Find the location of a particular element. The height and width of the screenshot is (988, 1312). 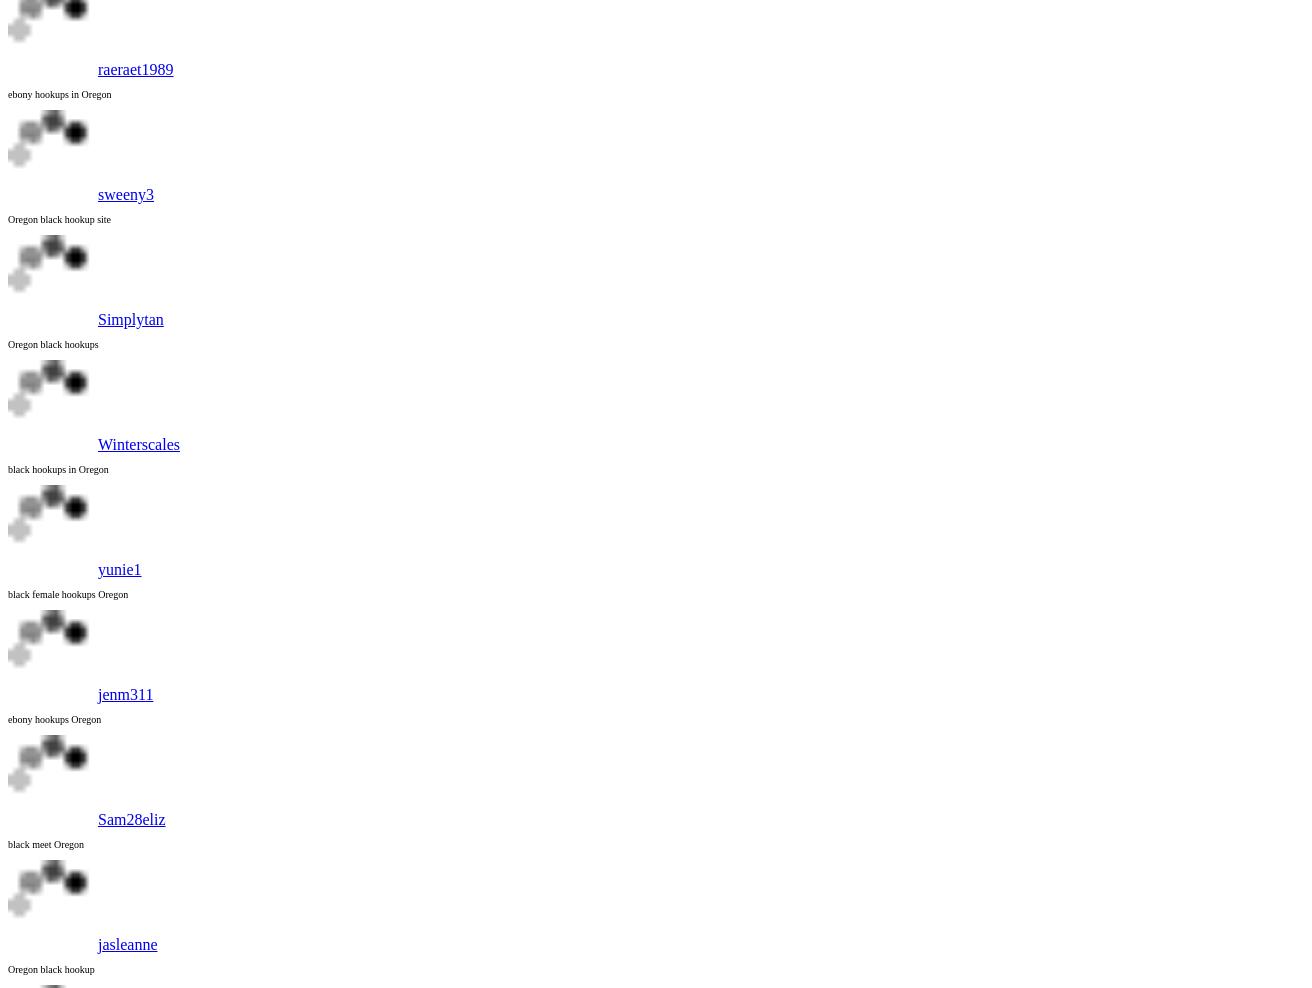

'Winterscales' is located at coordinates (138, 444).